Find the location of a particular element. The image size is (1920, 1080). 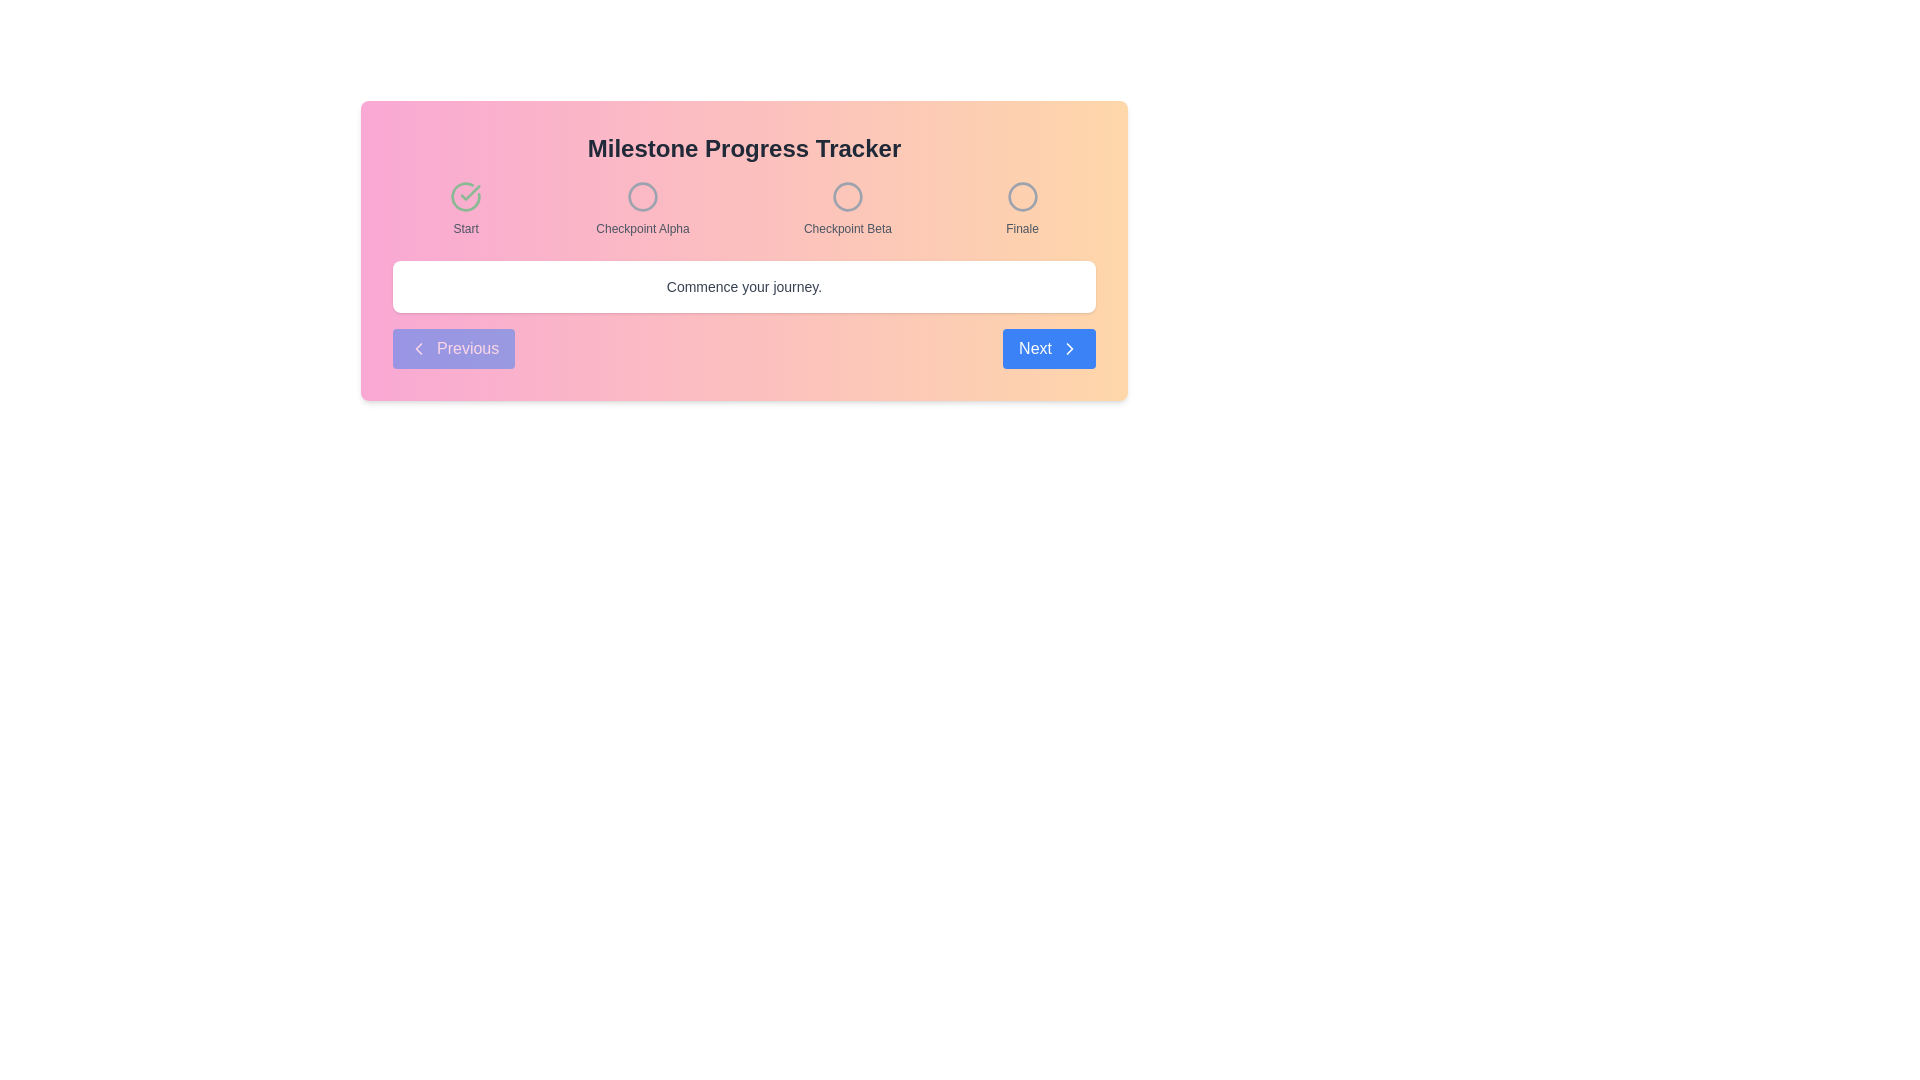

the 'Previous' button located on the left side of the navigation group near the bottom of the panel is located at coordinates (453, 347).